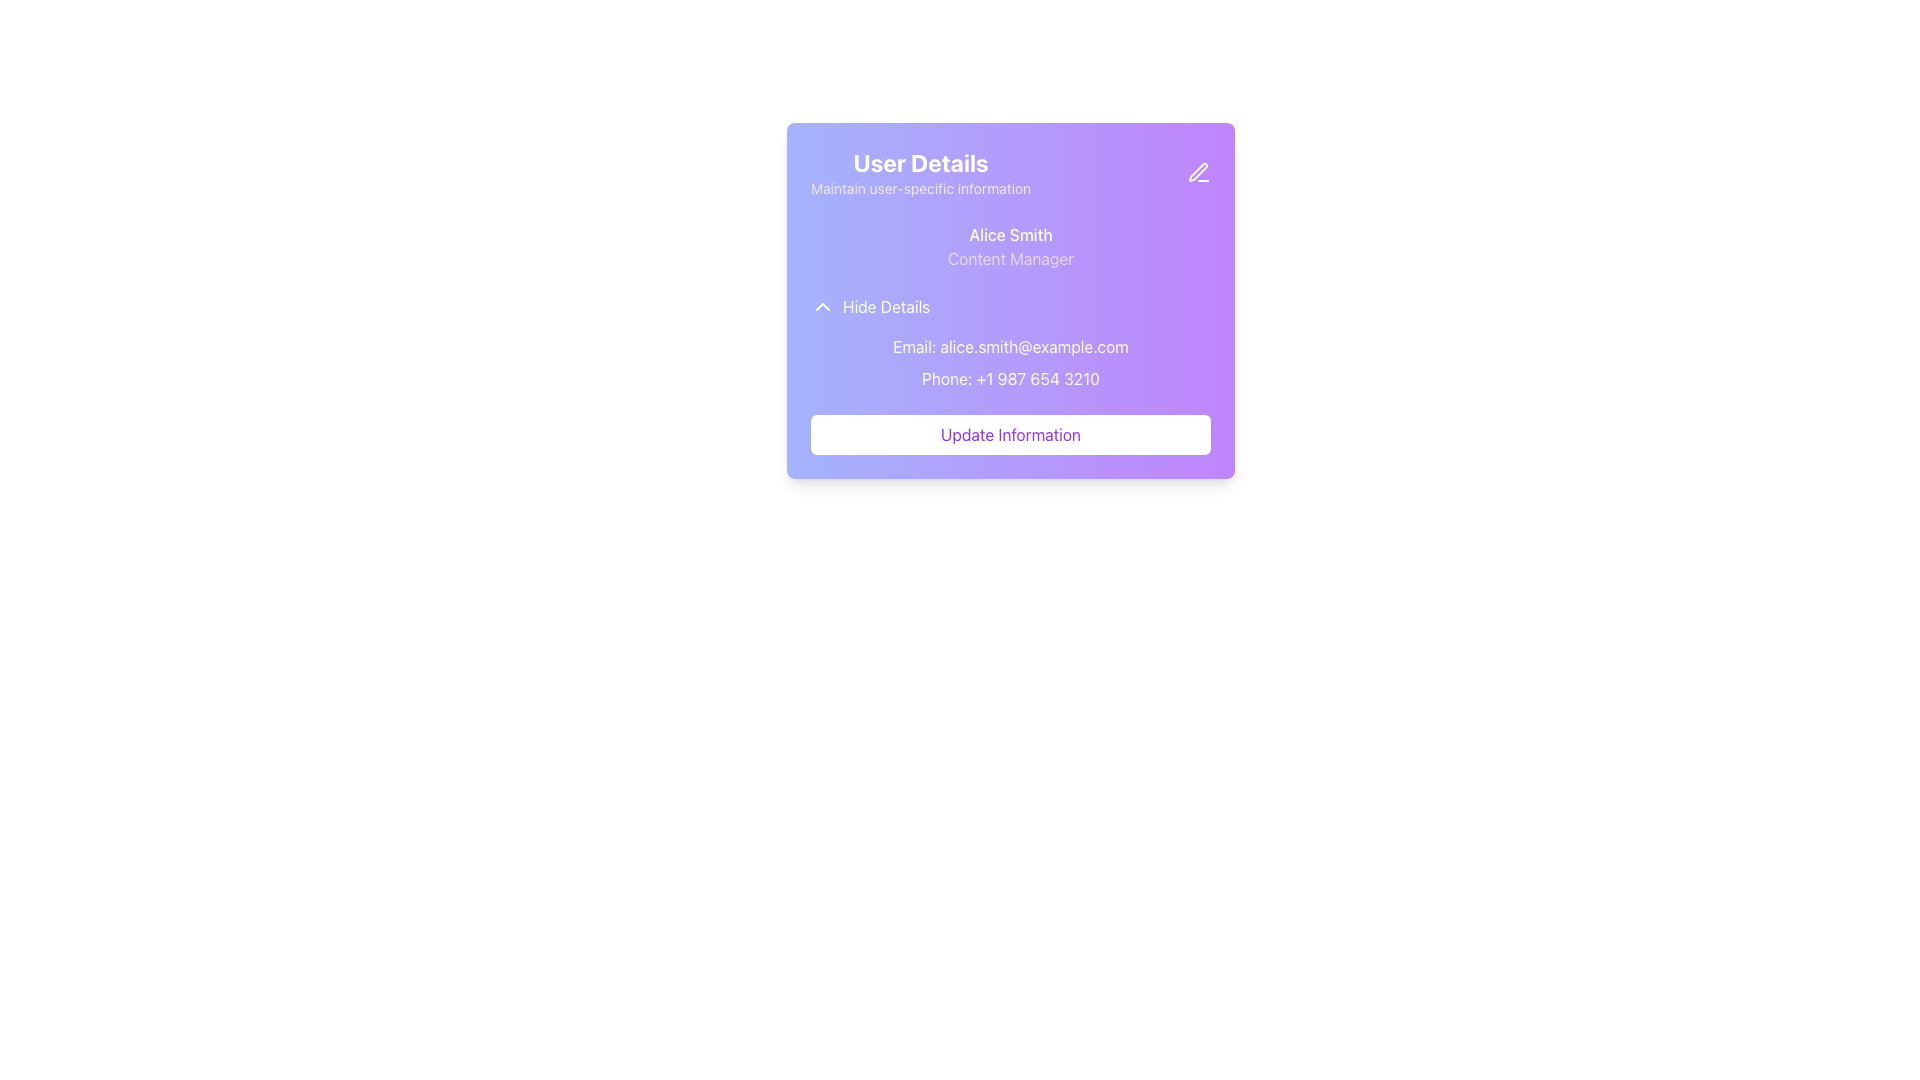 The image size is (1920, 1080). I want to click on the 'Update Information' button with a white background and purple text, so click(1011, 434).